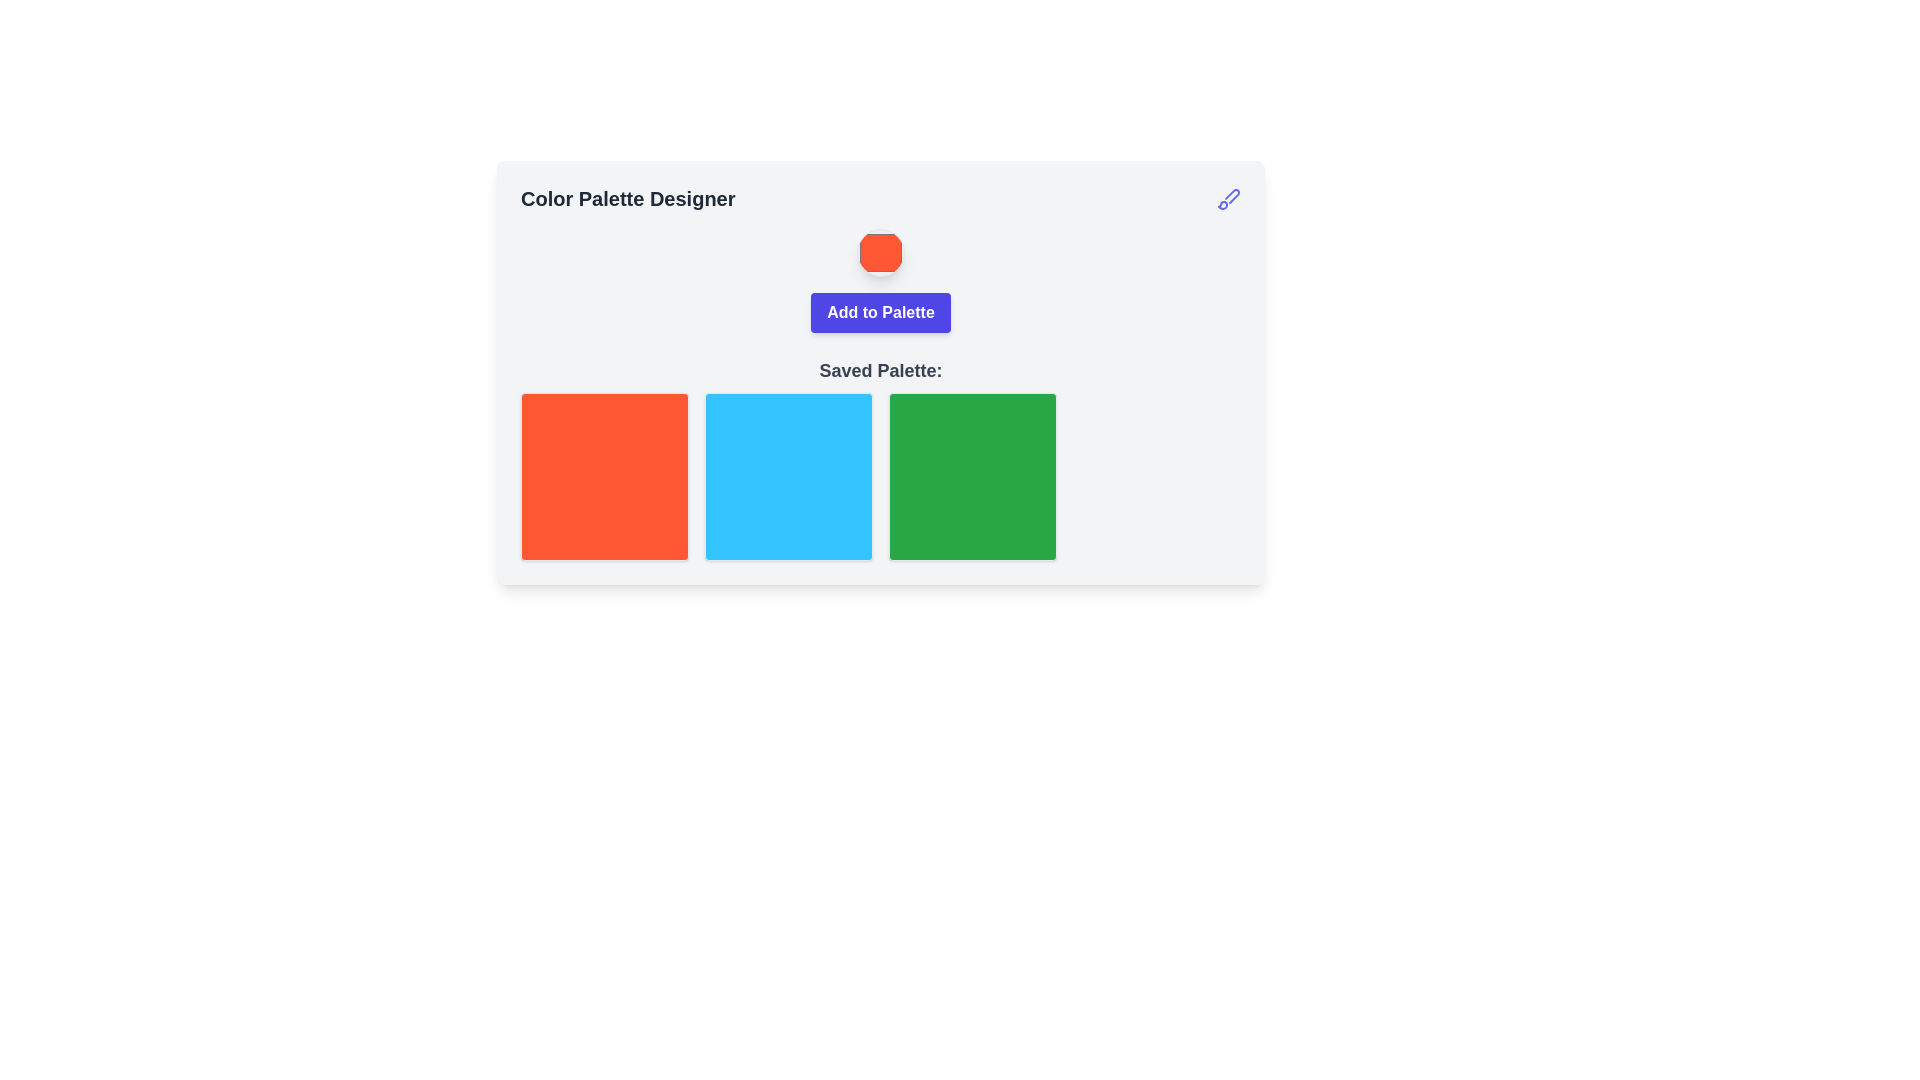 The width and height of the screenshot is (1920, 1080). What do you see at coordinates (880, 281) in the screenshot?
I see `the 'Add to Palette' button, which is a blue rectangular button located below the orange circular button in the Composite UI component for color selection` at bounding box center [880, 281].